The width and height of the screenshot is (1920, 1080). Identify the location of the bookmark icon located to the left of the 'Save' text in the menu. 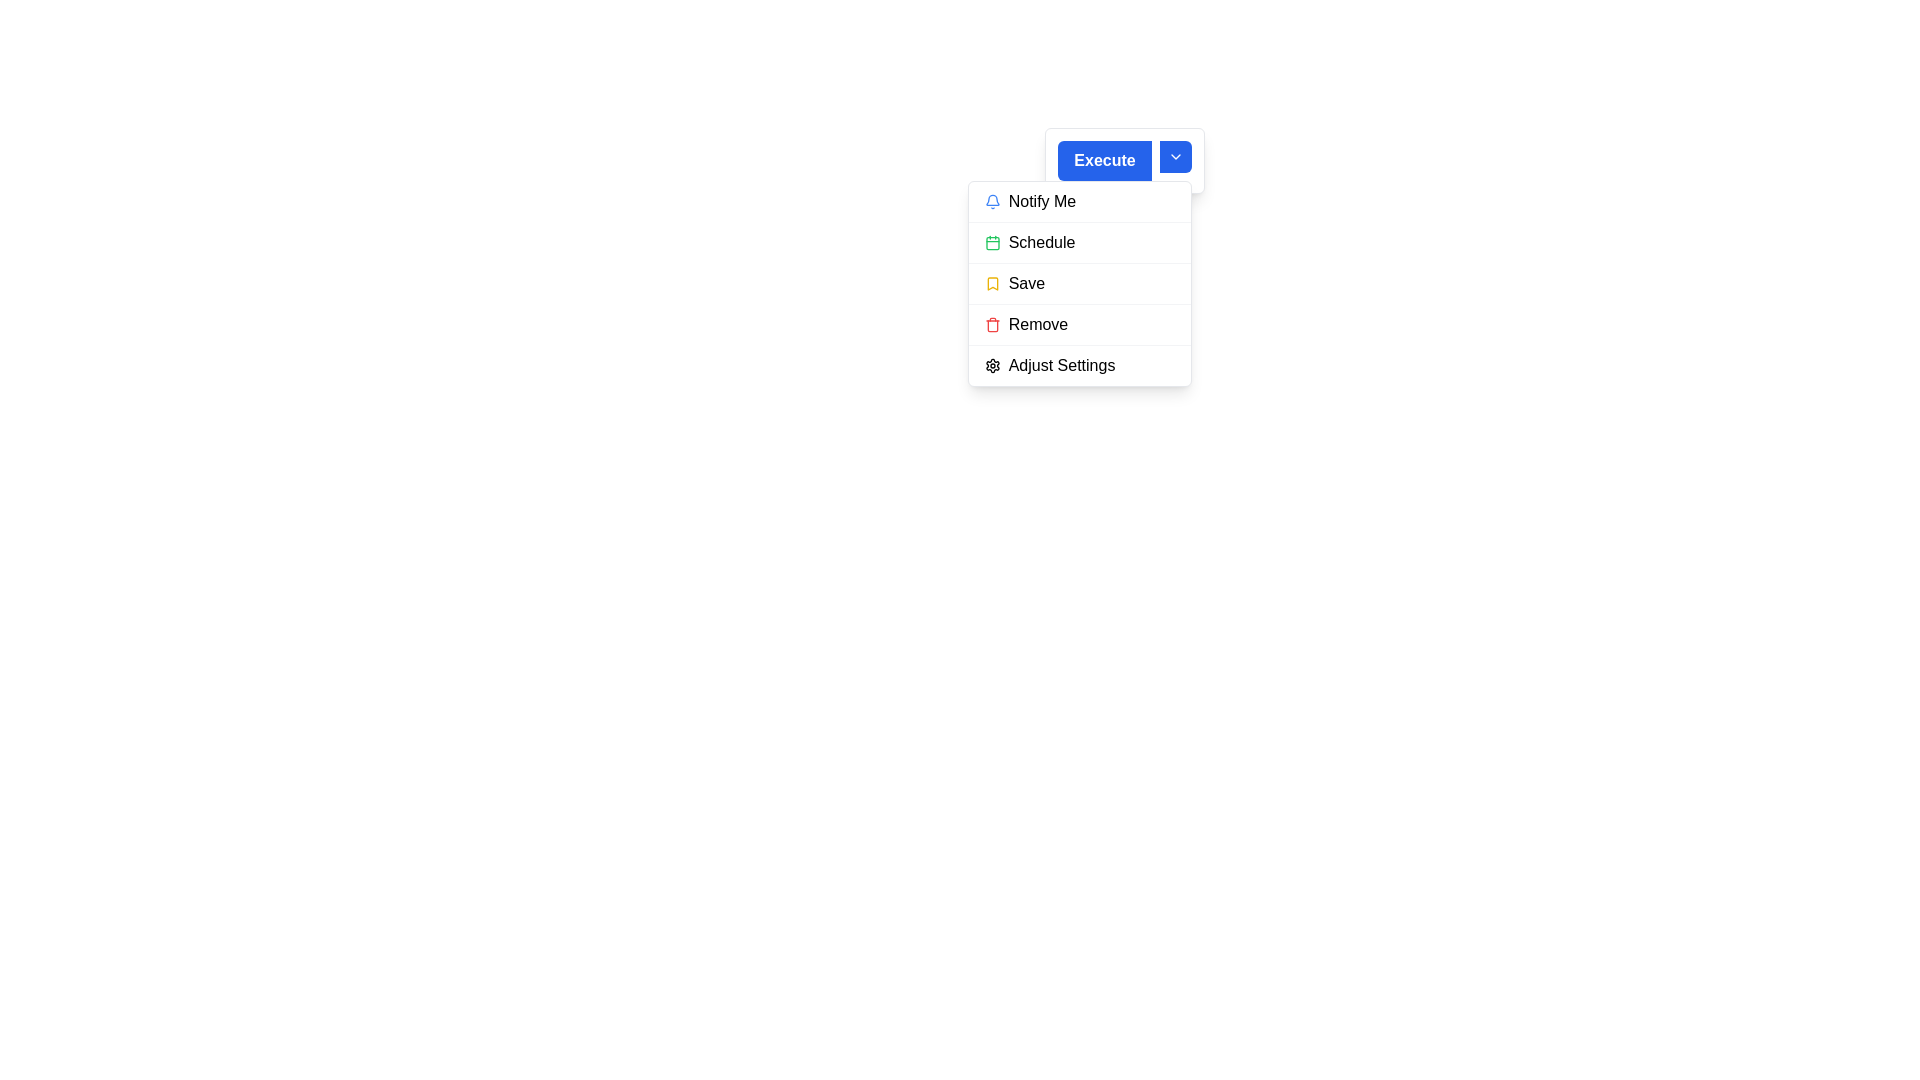
(992, 284).